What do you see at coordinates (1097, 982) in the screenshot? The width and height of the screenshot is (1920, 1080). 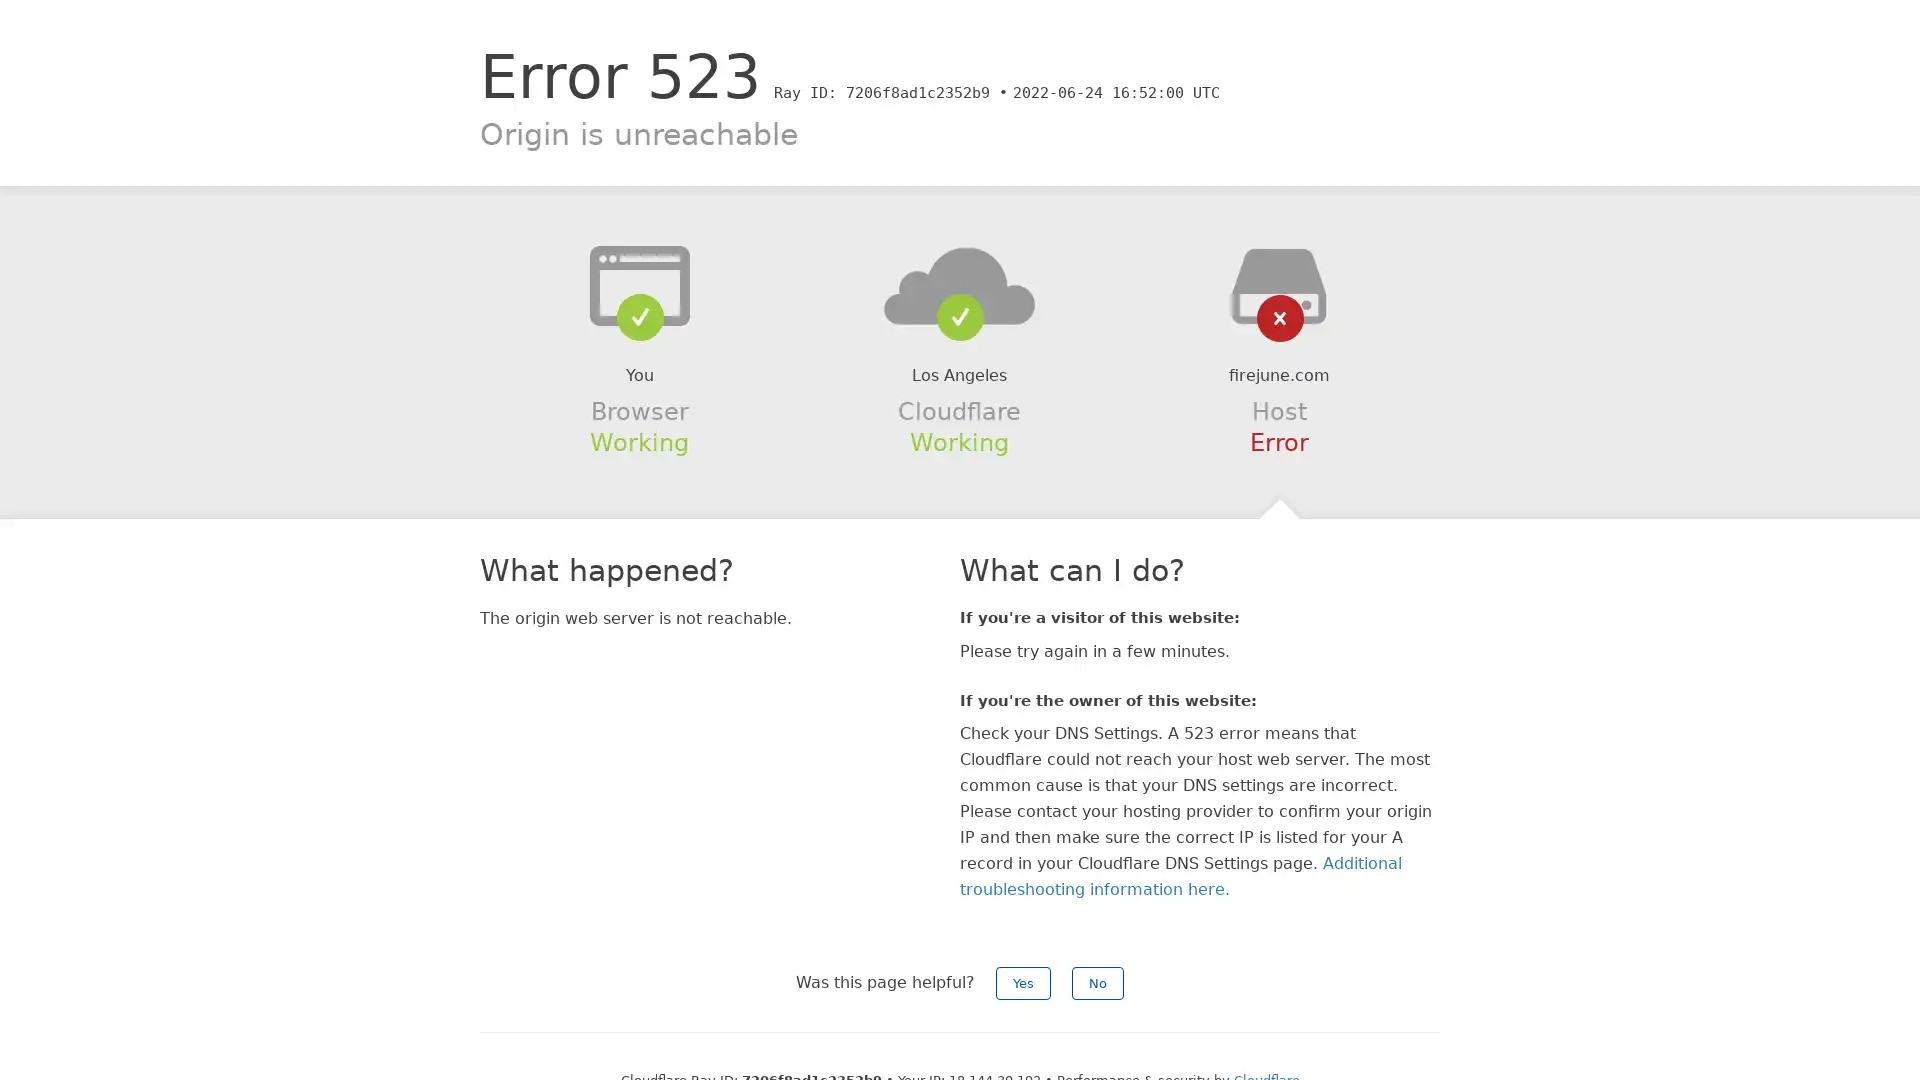 I see `No` at bounding box center [1097, 982].